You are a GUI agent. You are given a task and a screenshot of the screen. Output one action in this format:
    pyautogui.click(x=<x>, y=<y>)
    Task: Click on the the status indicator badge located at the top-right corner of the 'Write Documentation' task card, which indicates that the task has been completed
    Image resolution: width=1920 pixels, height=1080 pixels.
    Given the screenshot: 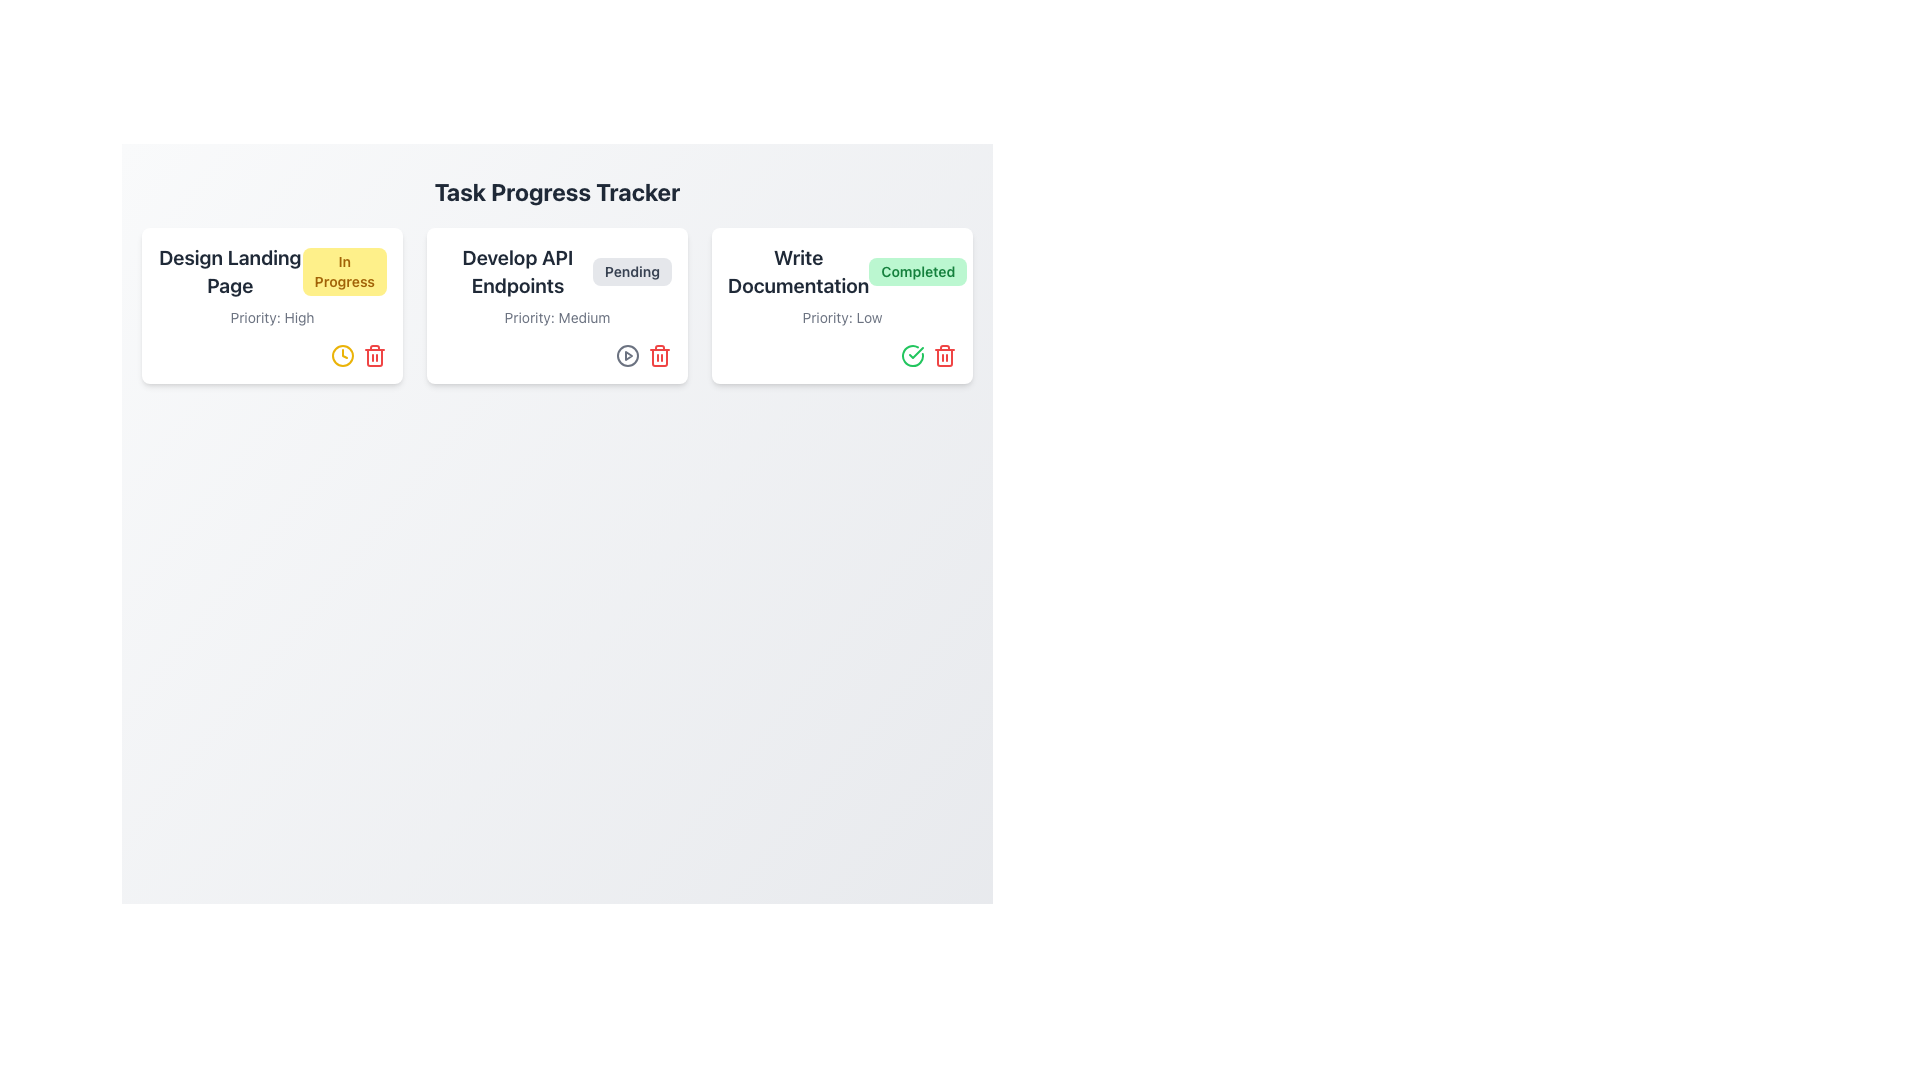 What is the action you would take?
    pyautogui.click(x=917, y=272)
    